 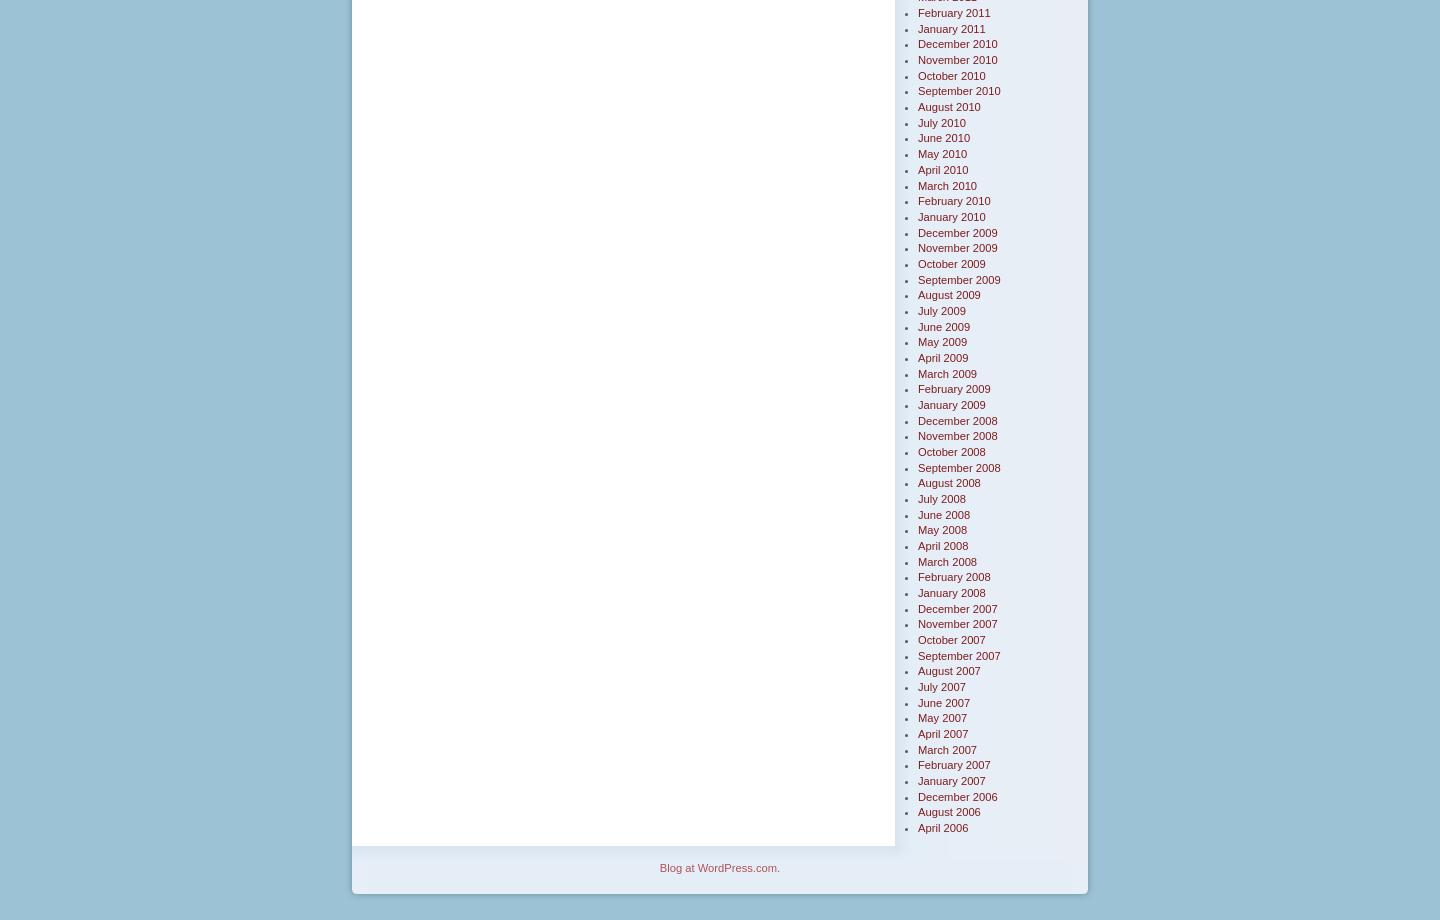 I want to click on 'September 2008', so click(x=959, y=466).